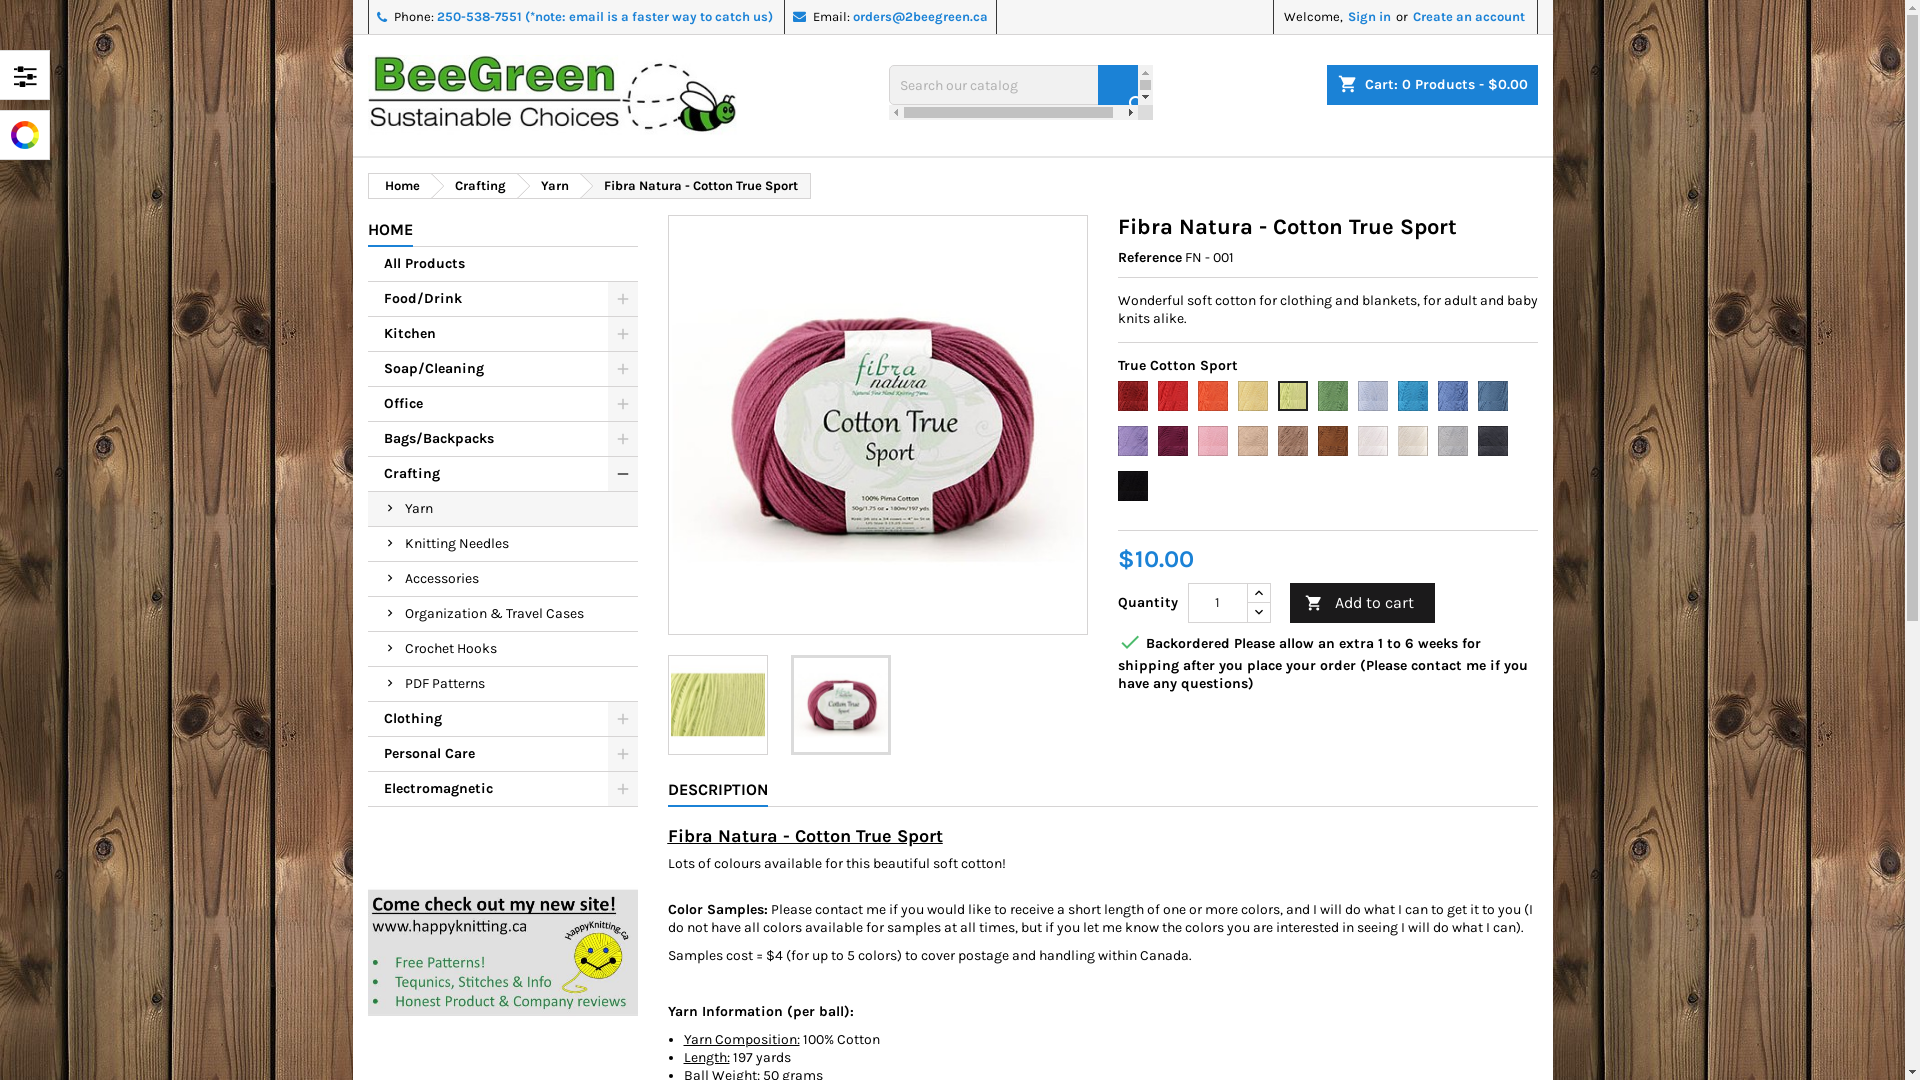 This screenshot has width=1920, height=1080. I want to click on 'Create an account', so click(1468, 16).